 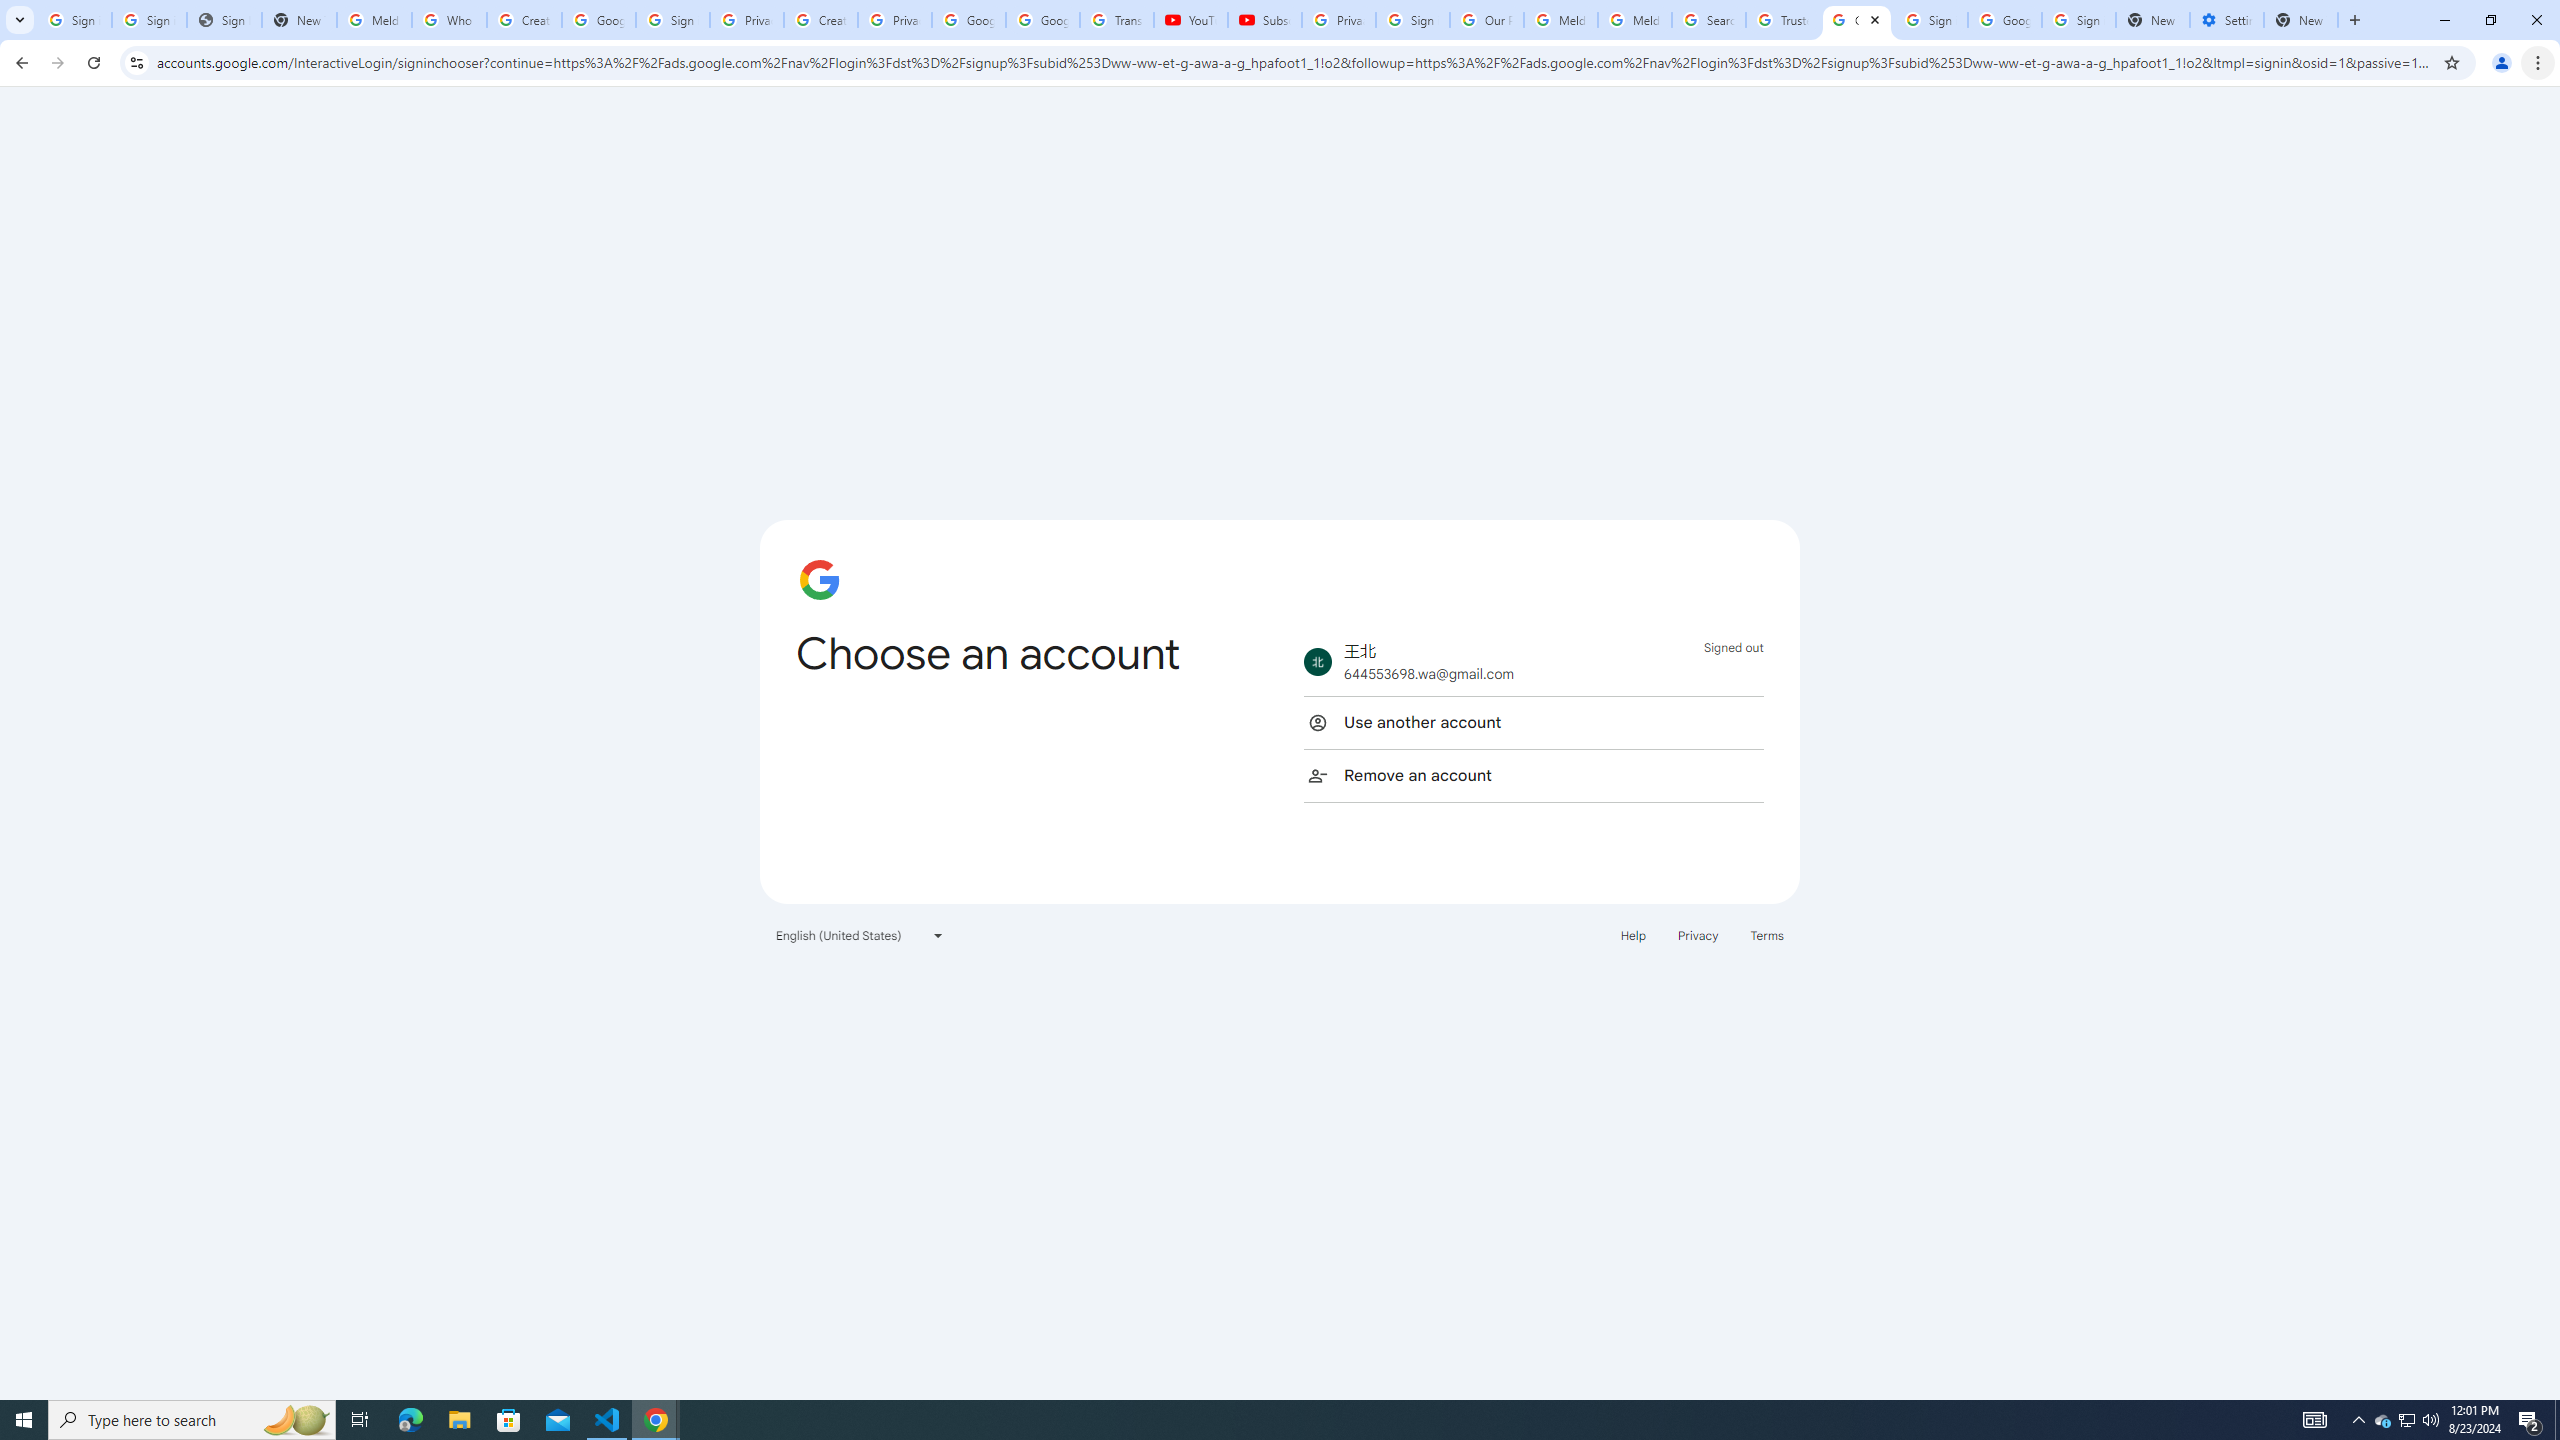 What do you see at coordinates (1766, 934) in the screenshot?
I see `'Terms'` at bounding box center [1766, 934].